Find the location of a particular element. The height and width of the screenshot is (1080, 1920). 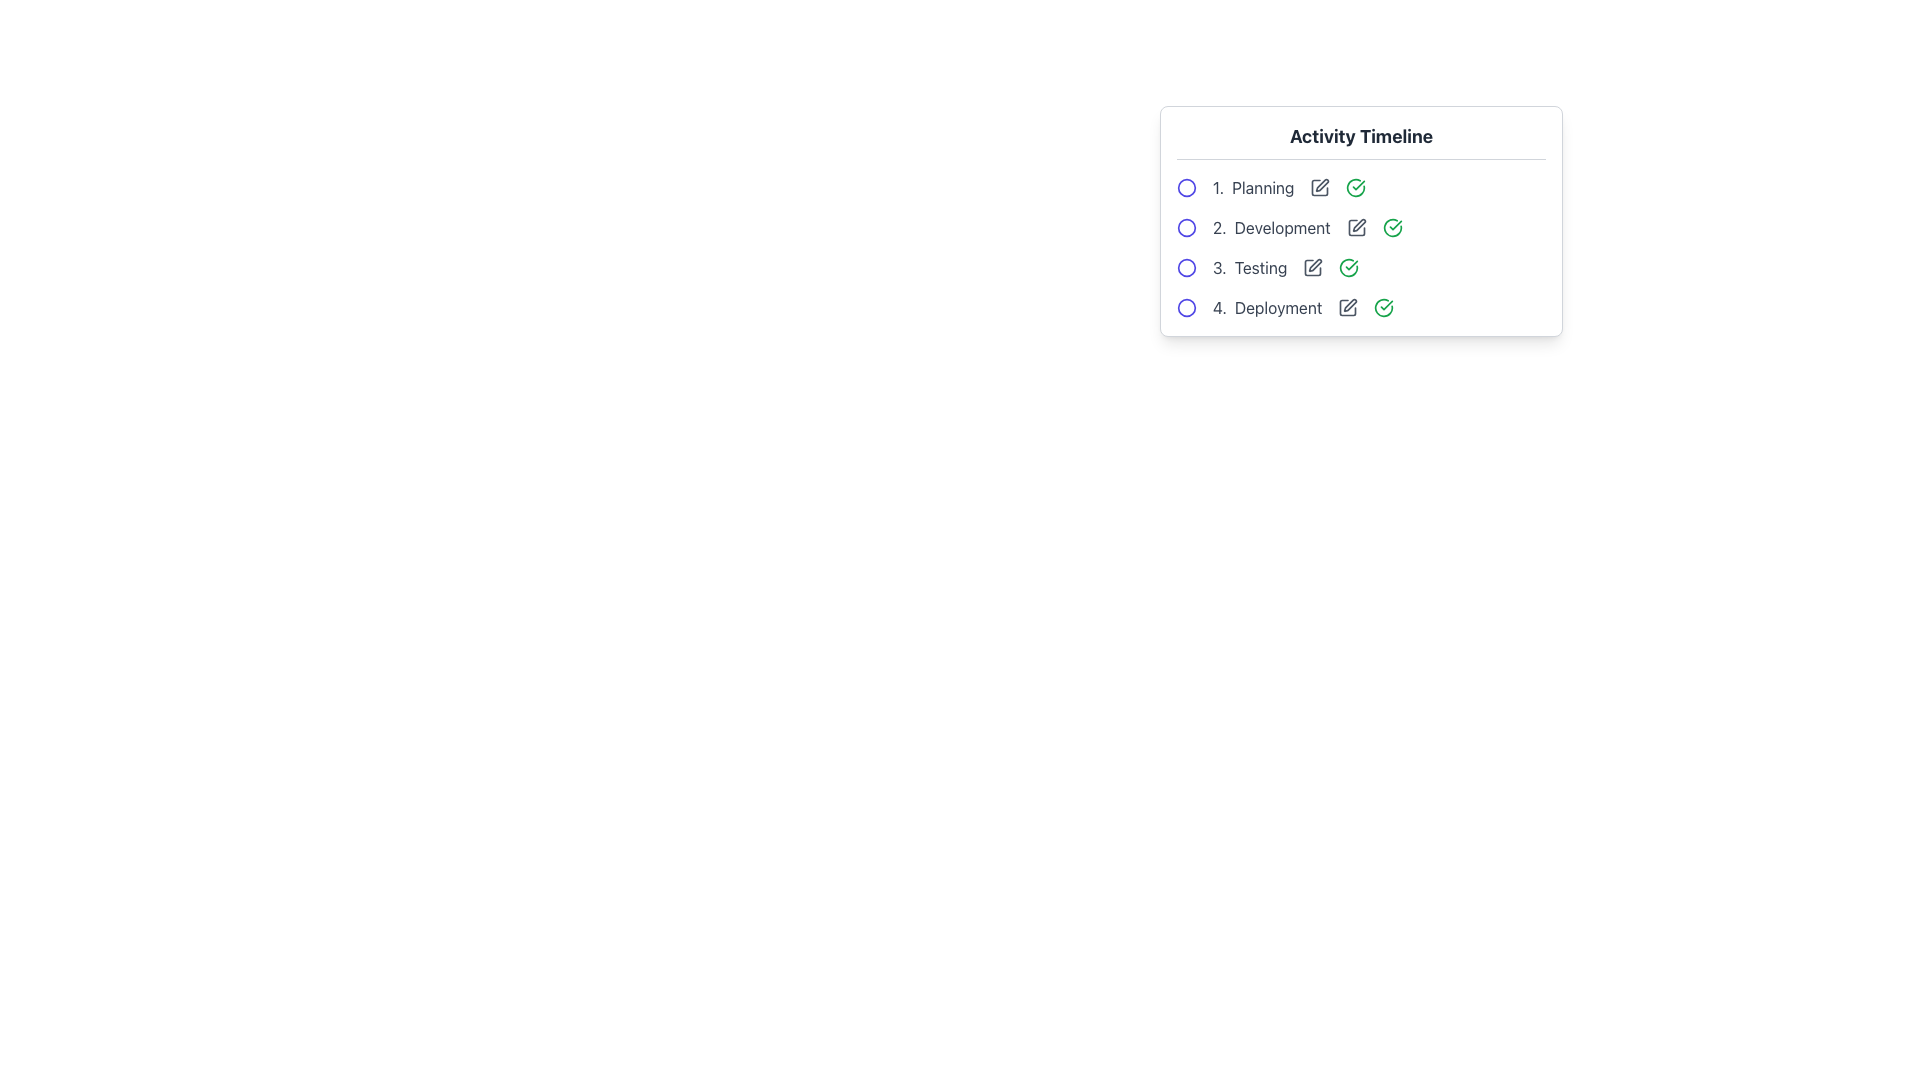

the 'Development' phase text label in the Activity Timeline section, which is the second item in the list, positioned below 'Planning' is located at coordinates (1282, 226).